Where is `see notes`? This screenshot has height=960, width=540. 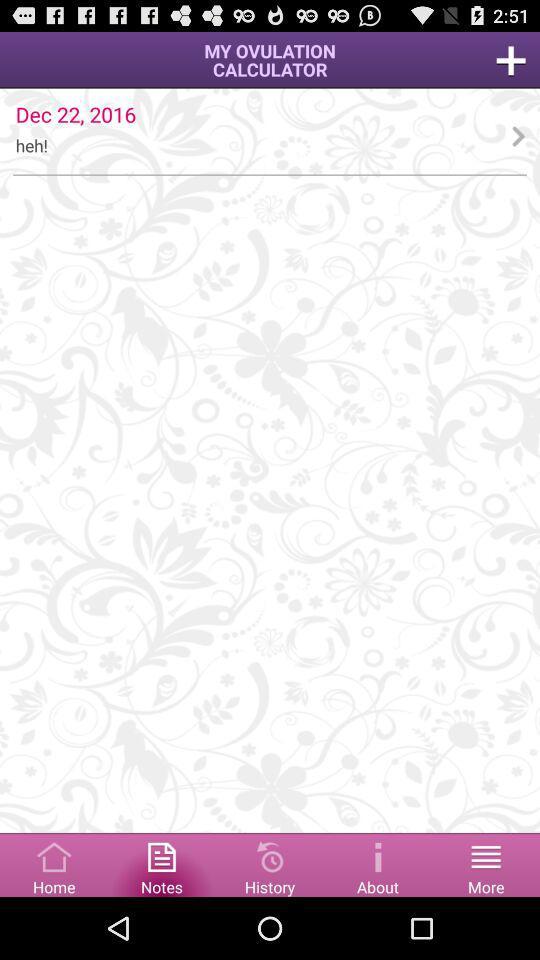 see notes is located at coordinates (161, 863).